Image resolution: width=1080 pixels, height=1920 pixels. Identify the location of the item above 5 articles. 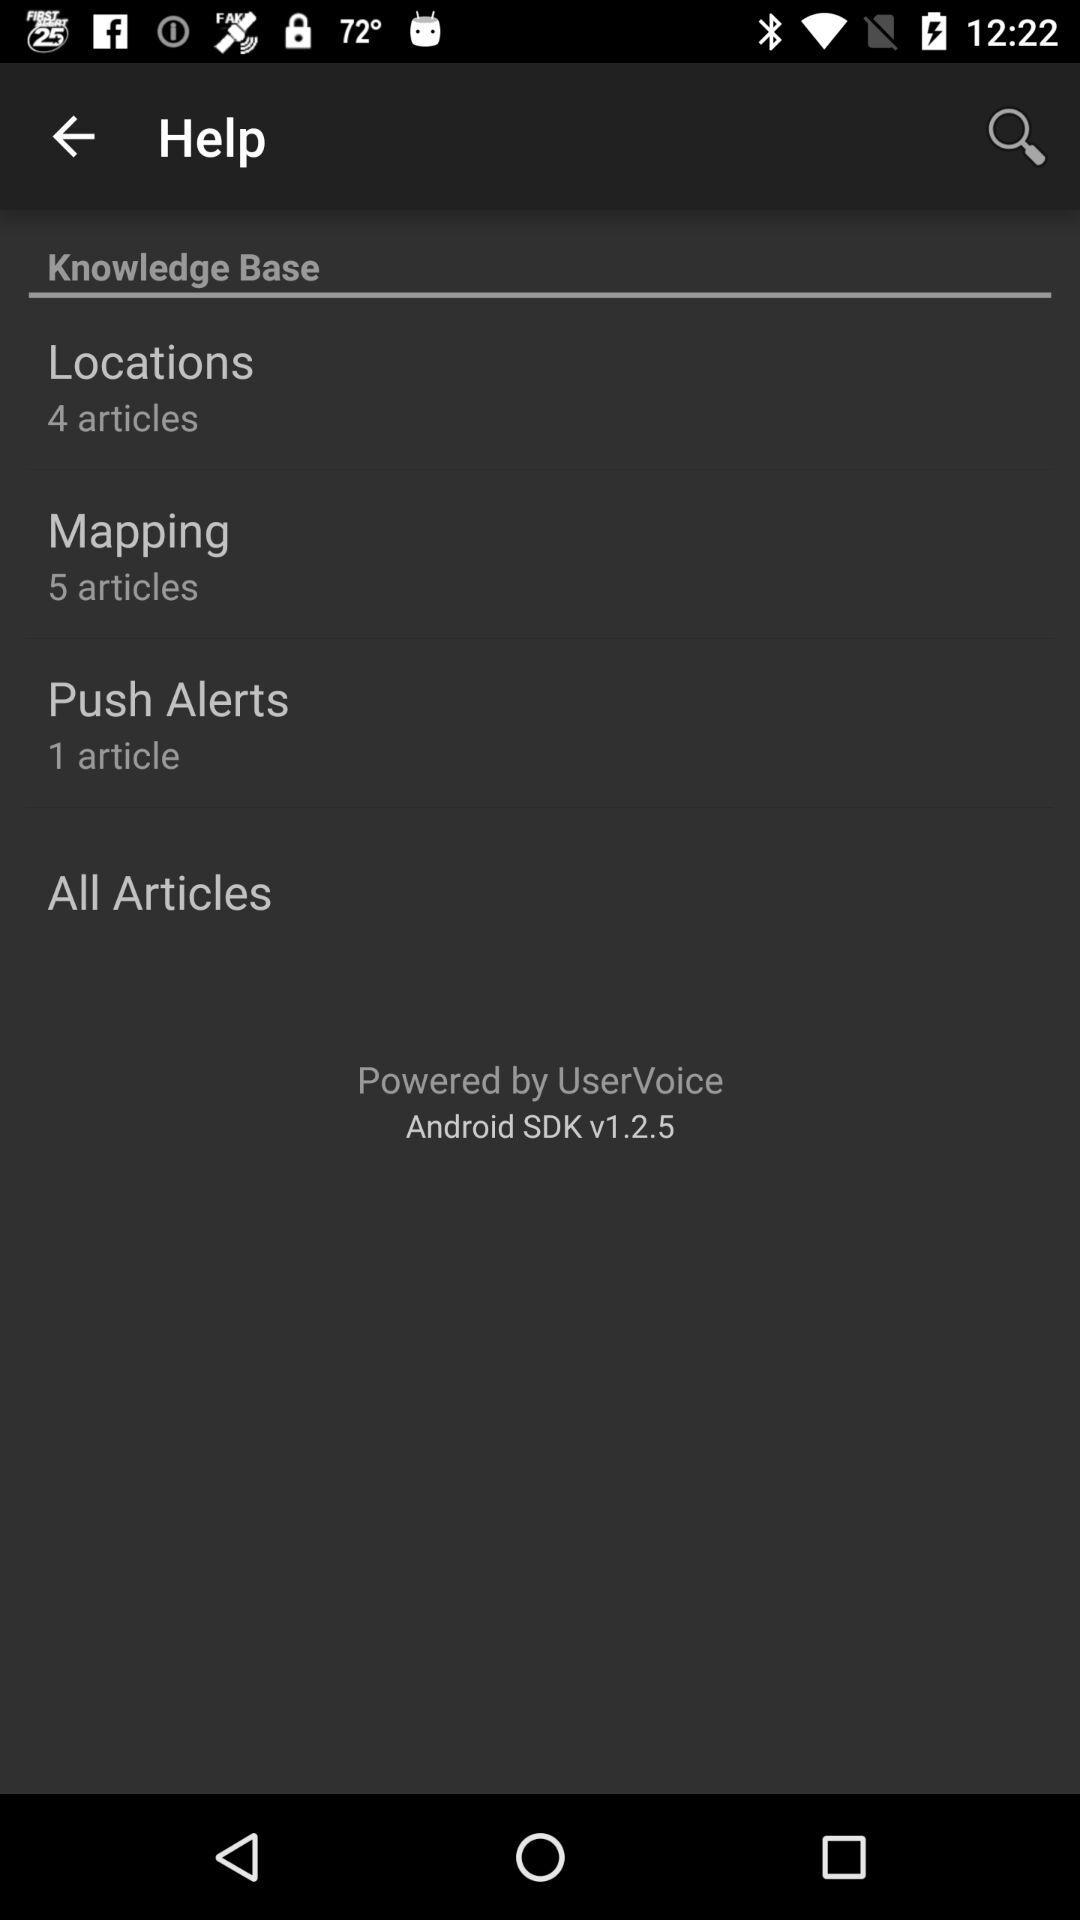
(137, 529).